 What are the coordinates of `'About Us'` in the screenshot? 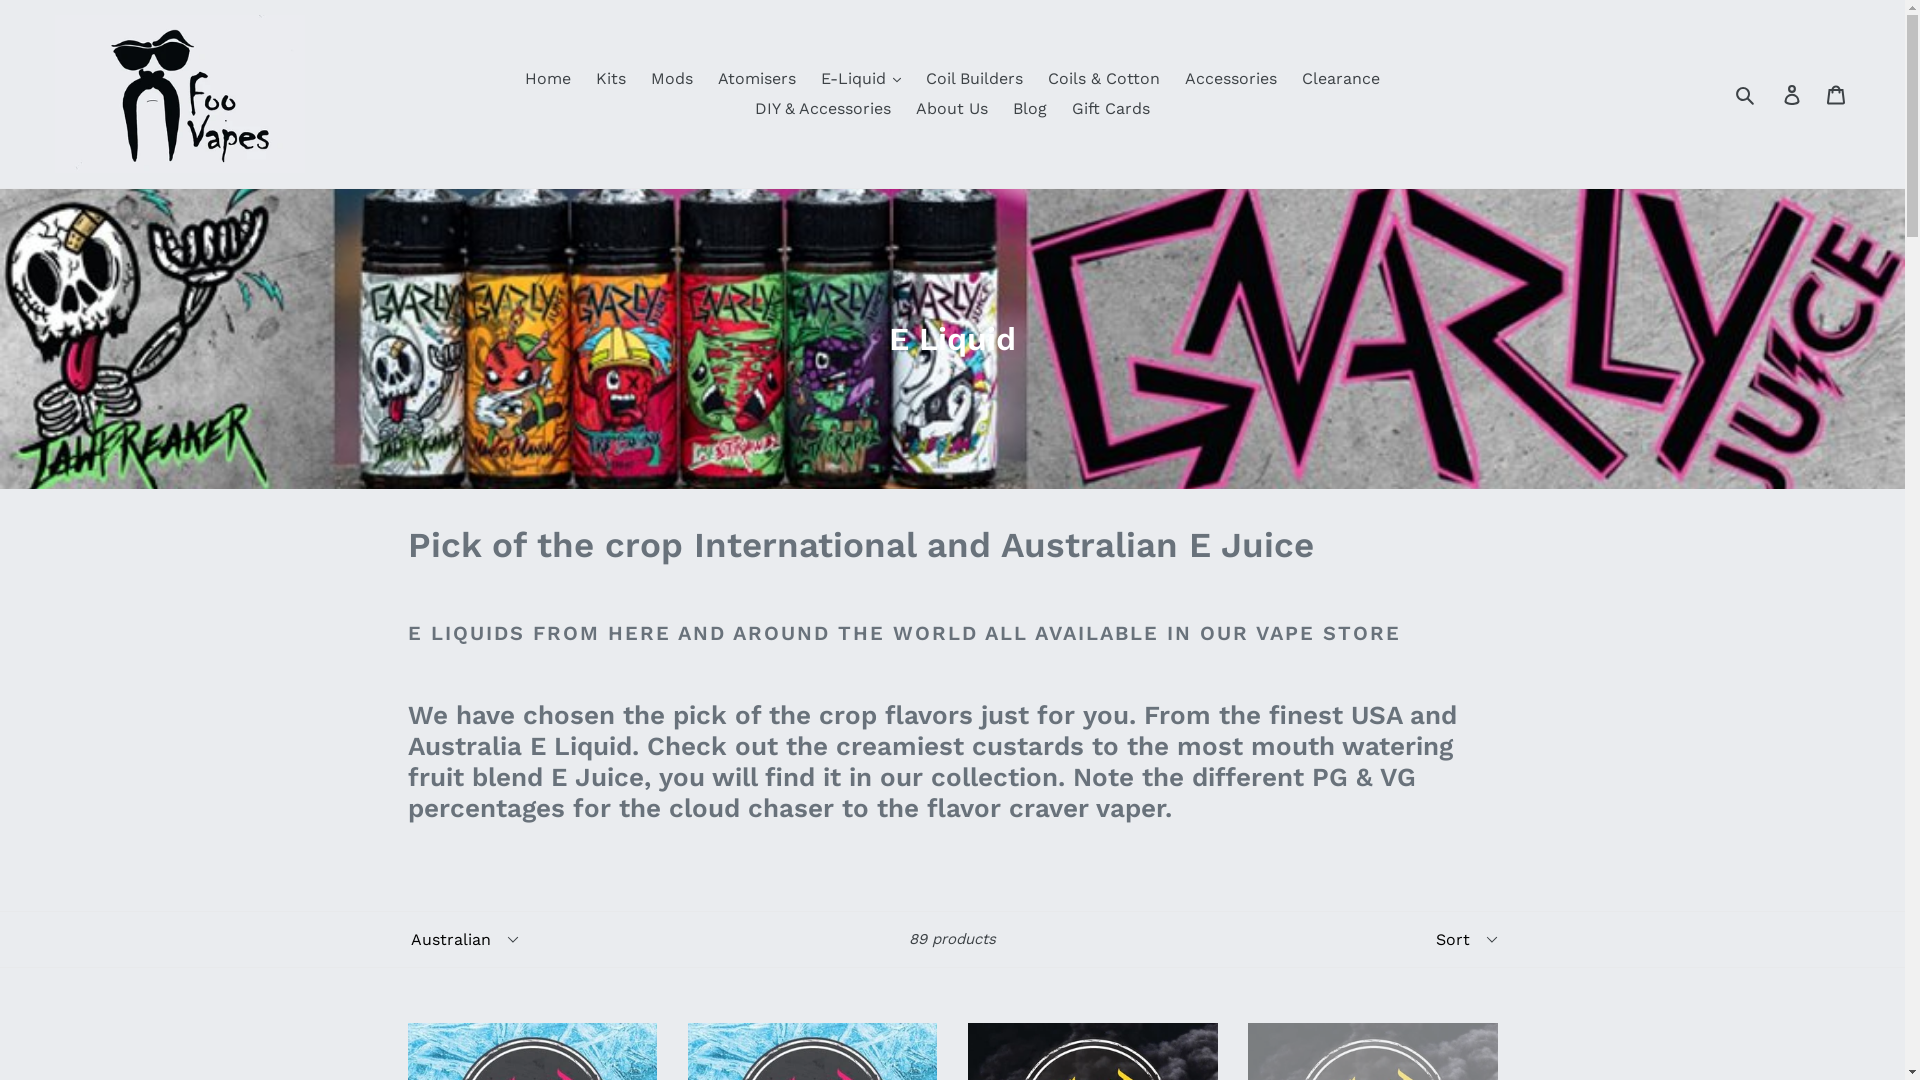 It's located at (950, 108).